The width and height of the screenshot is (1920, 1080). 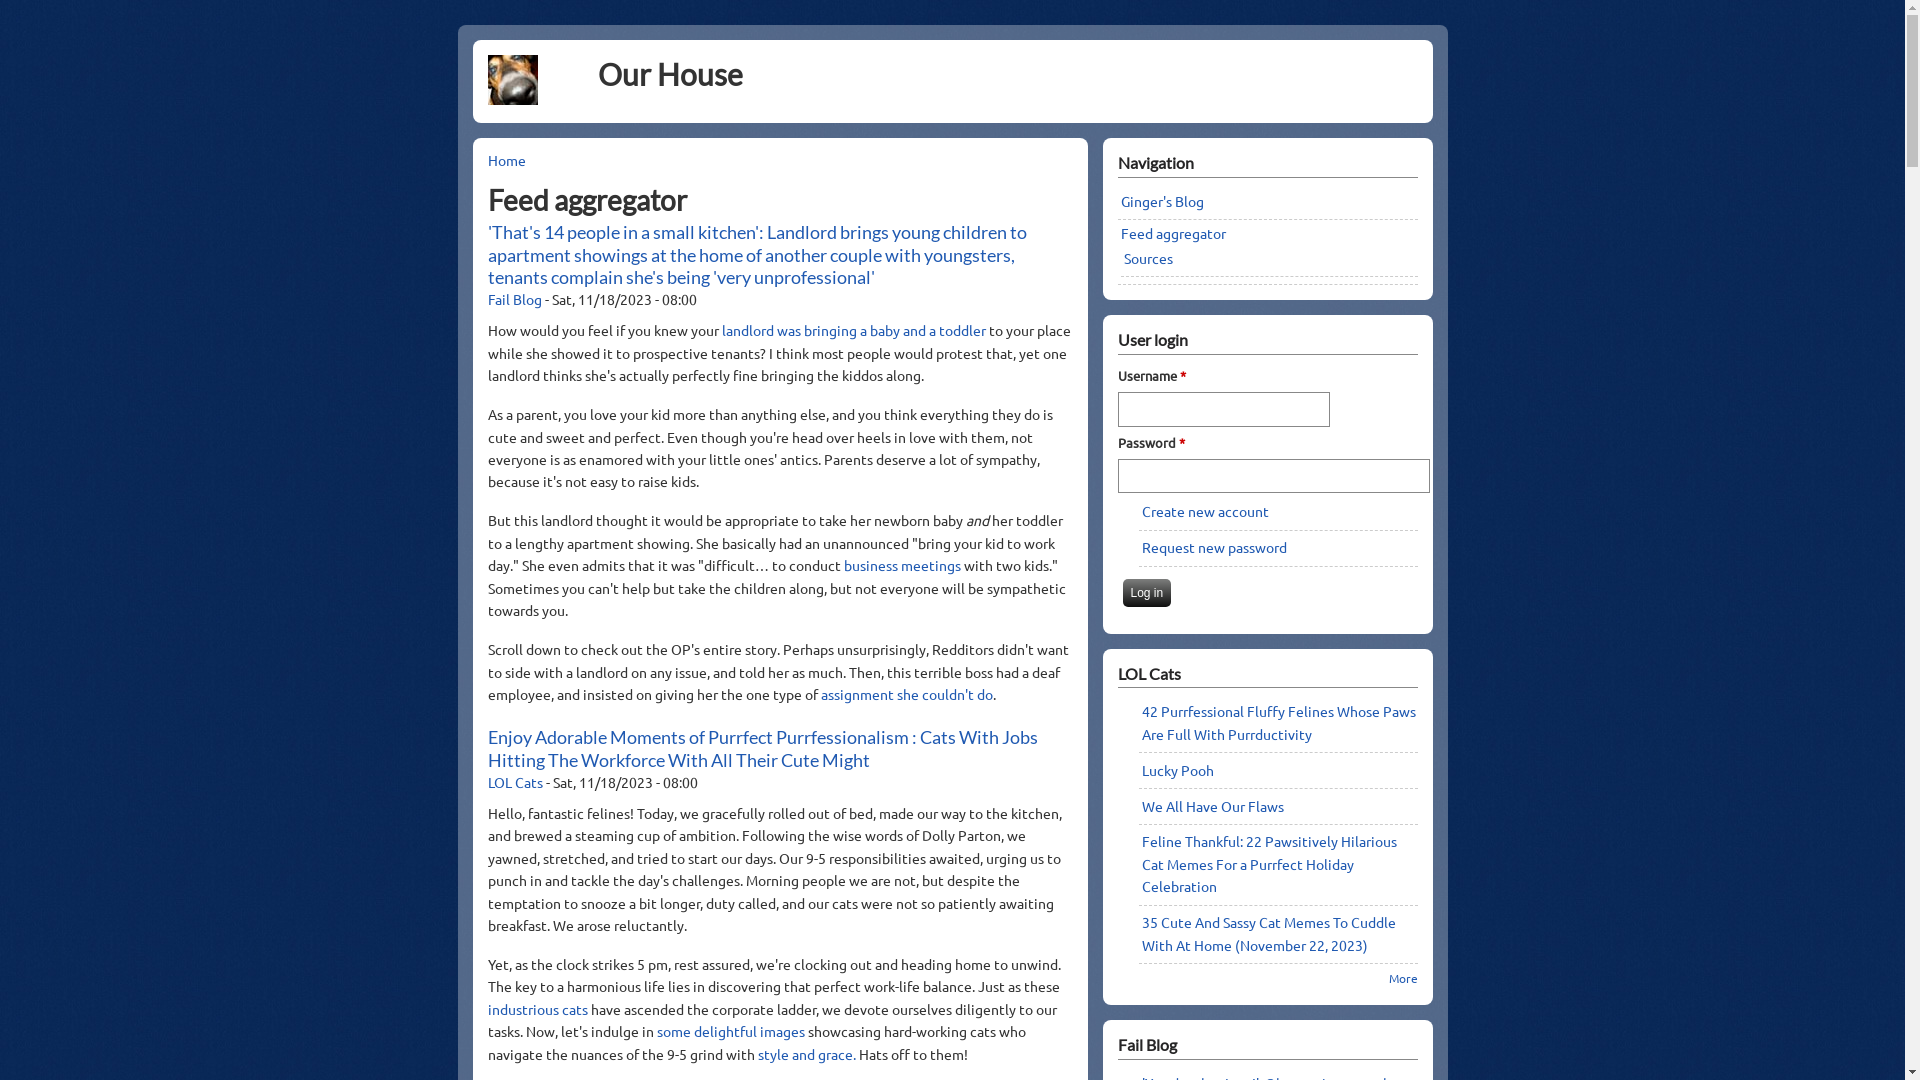 What do you see at coordinates (515, 781) in the screenshot?
I see `'LOL Cats'` at bounding box center [515, 781].